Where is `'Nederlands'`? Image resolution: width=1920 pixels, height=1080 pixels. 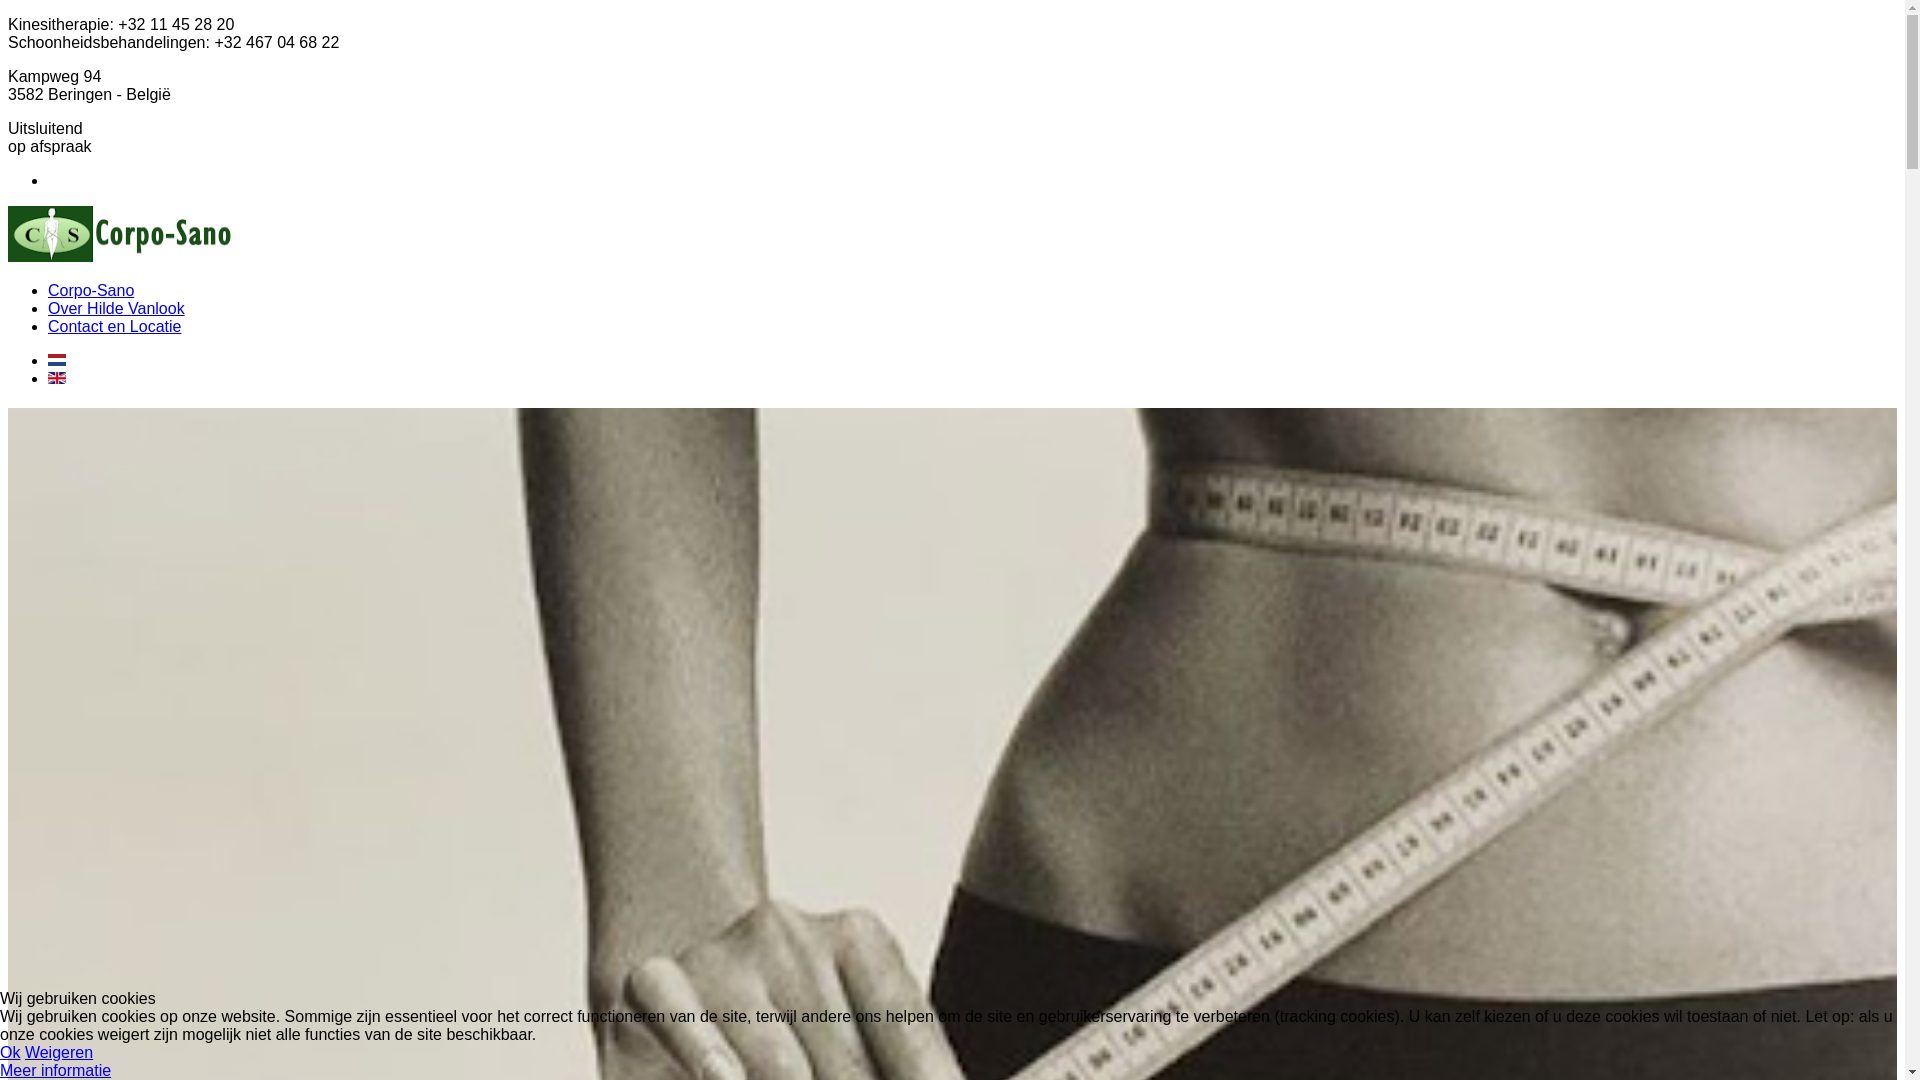 'Nederlands' is located at coordinates (57, 358).